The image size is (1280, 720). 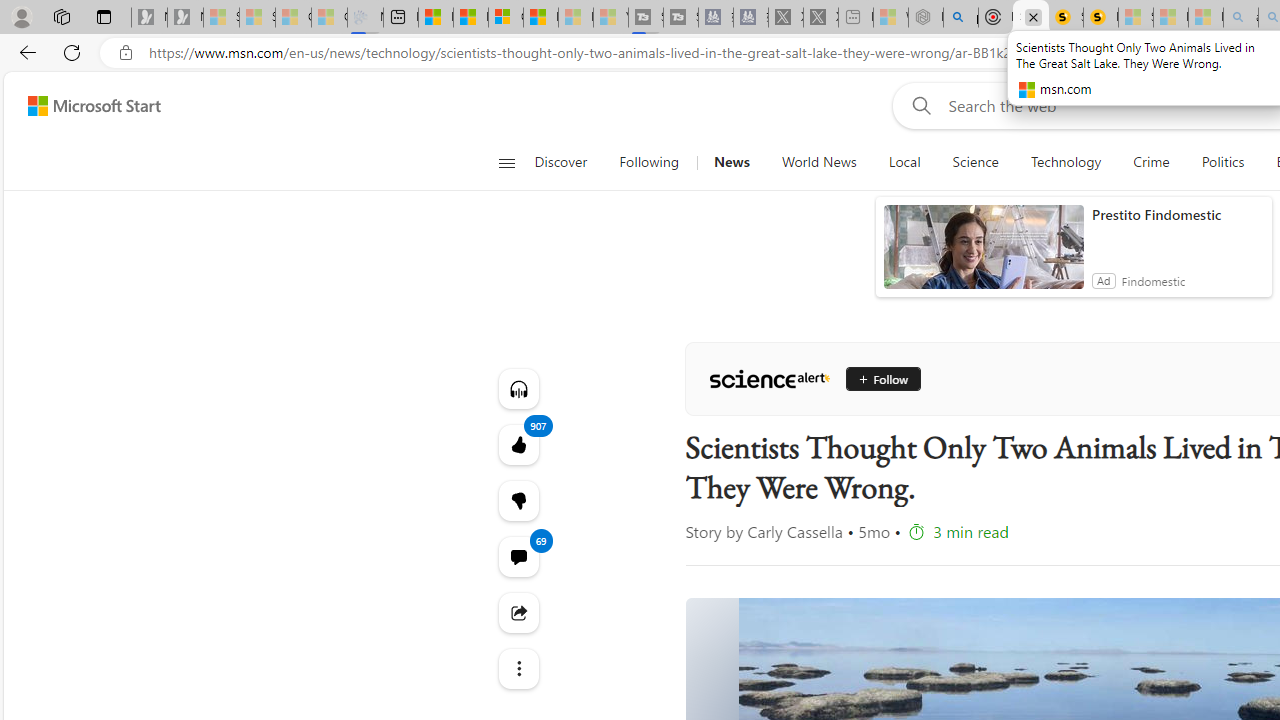 What do you see at coordinates (821, 17) in the screenshot?
I see `'X - Sleeping'` at bounding box center [821, 17].